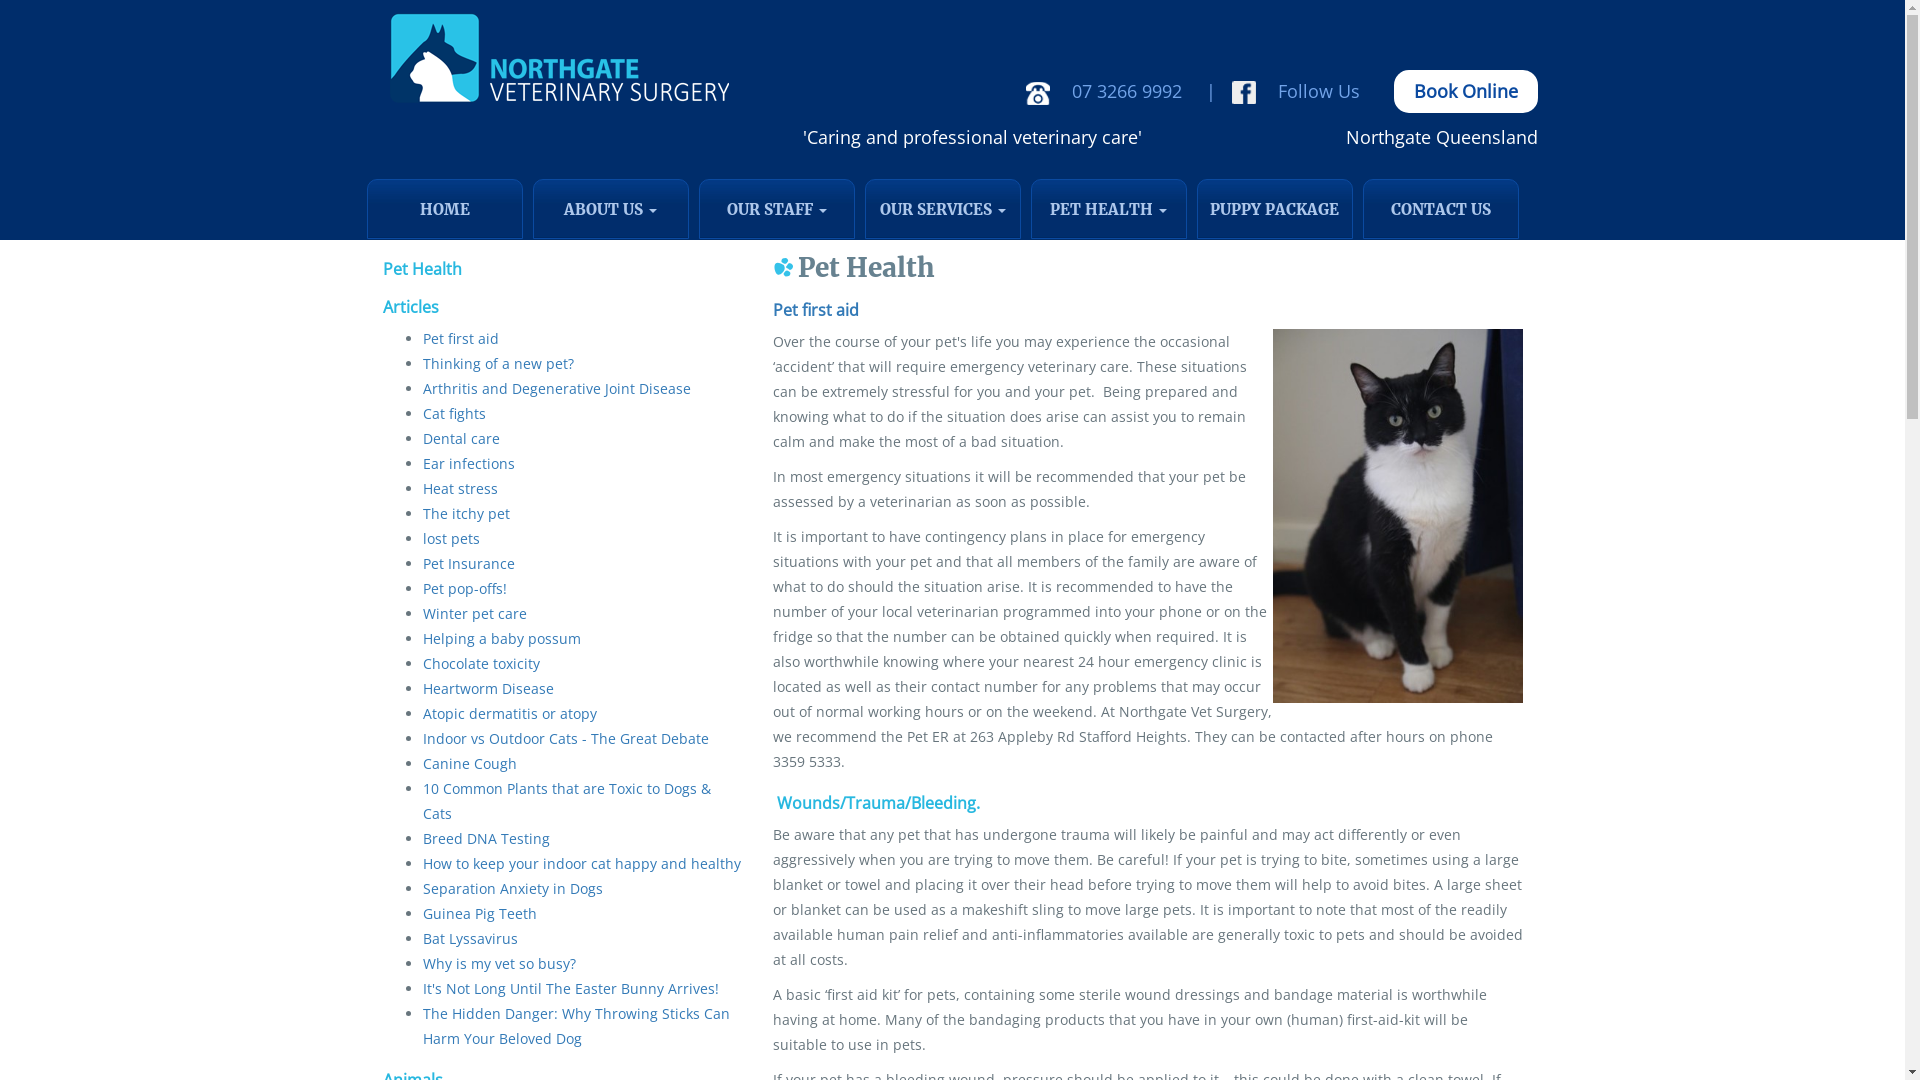 The height and width of the screenshot is (1080, 1920). I want to click on 'Heat stress', so click(421, 488).